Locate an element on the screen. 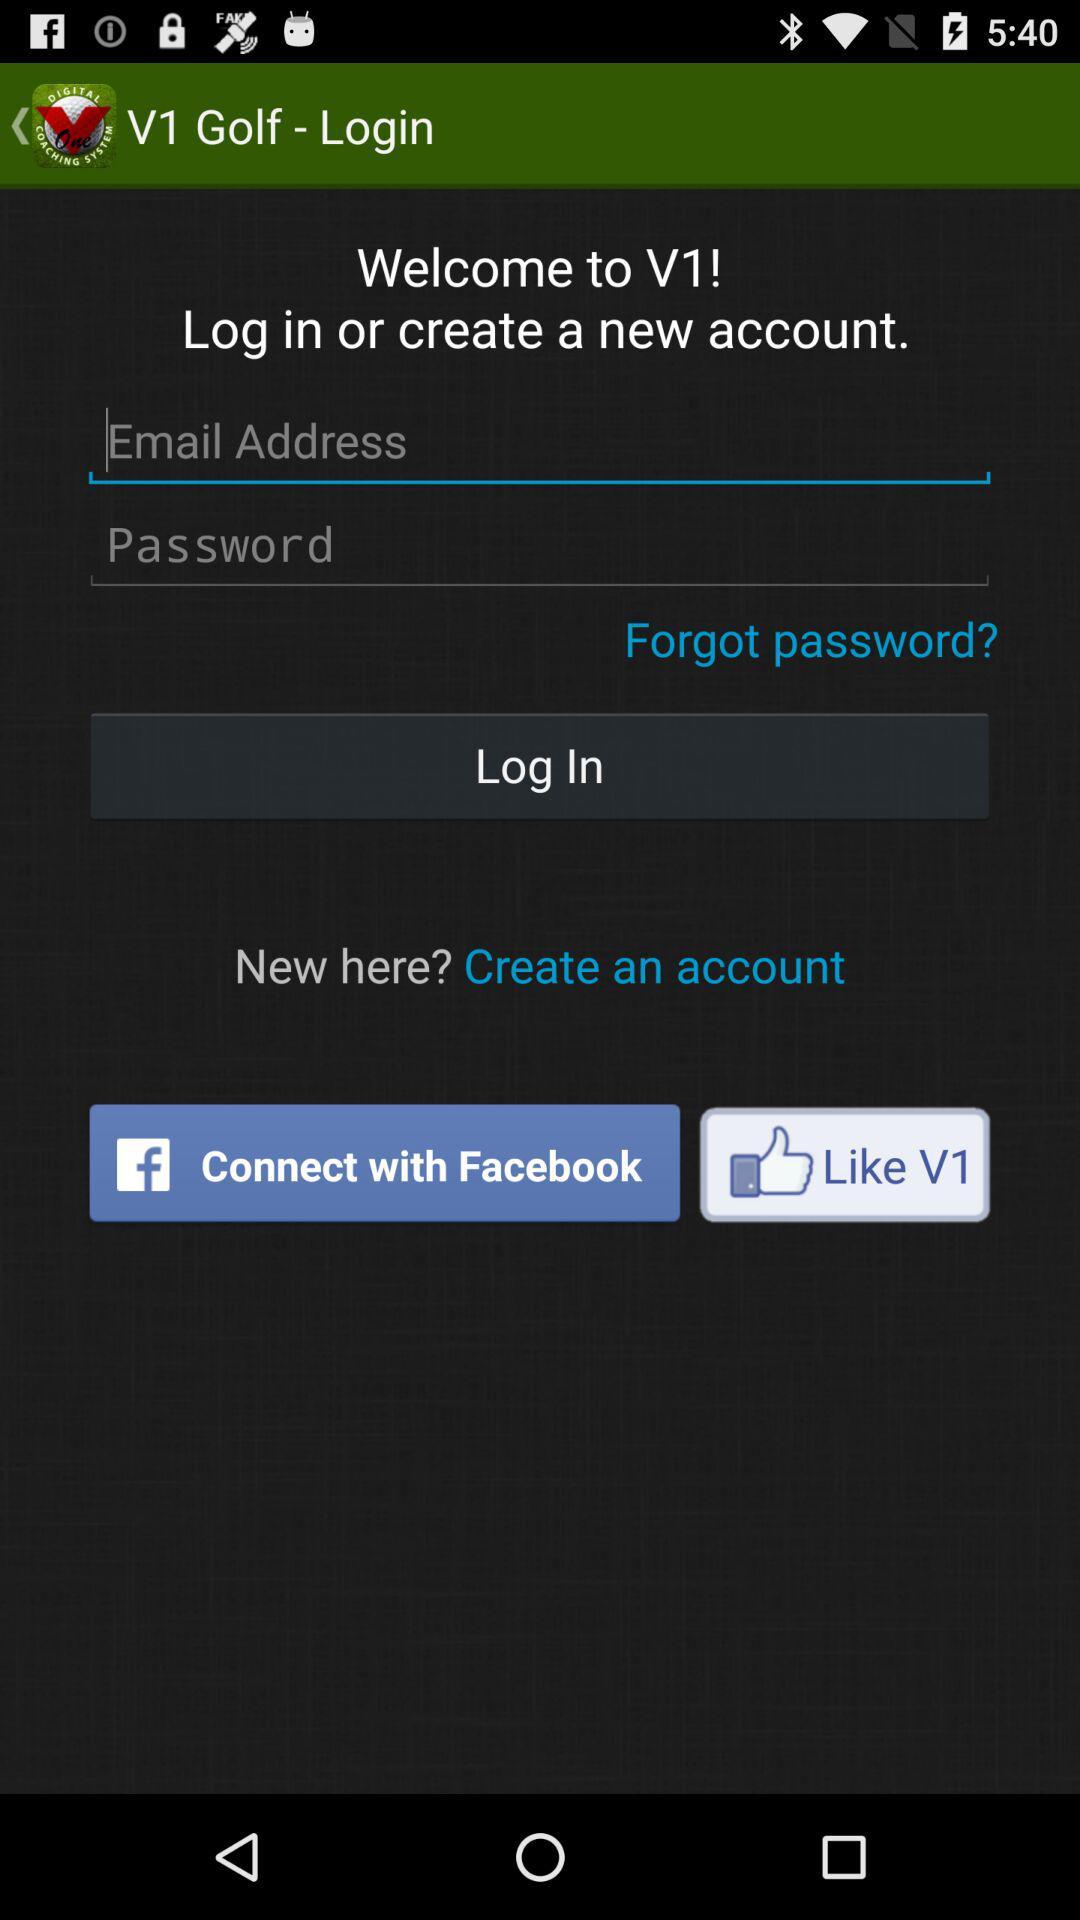 This screenshot has height=1920, width=1080. the connect with facebook is located at coordinates (384, 1164).